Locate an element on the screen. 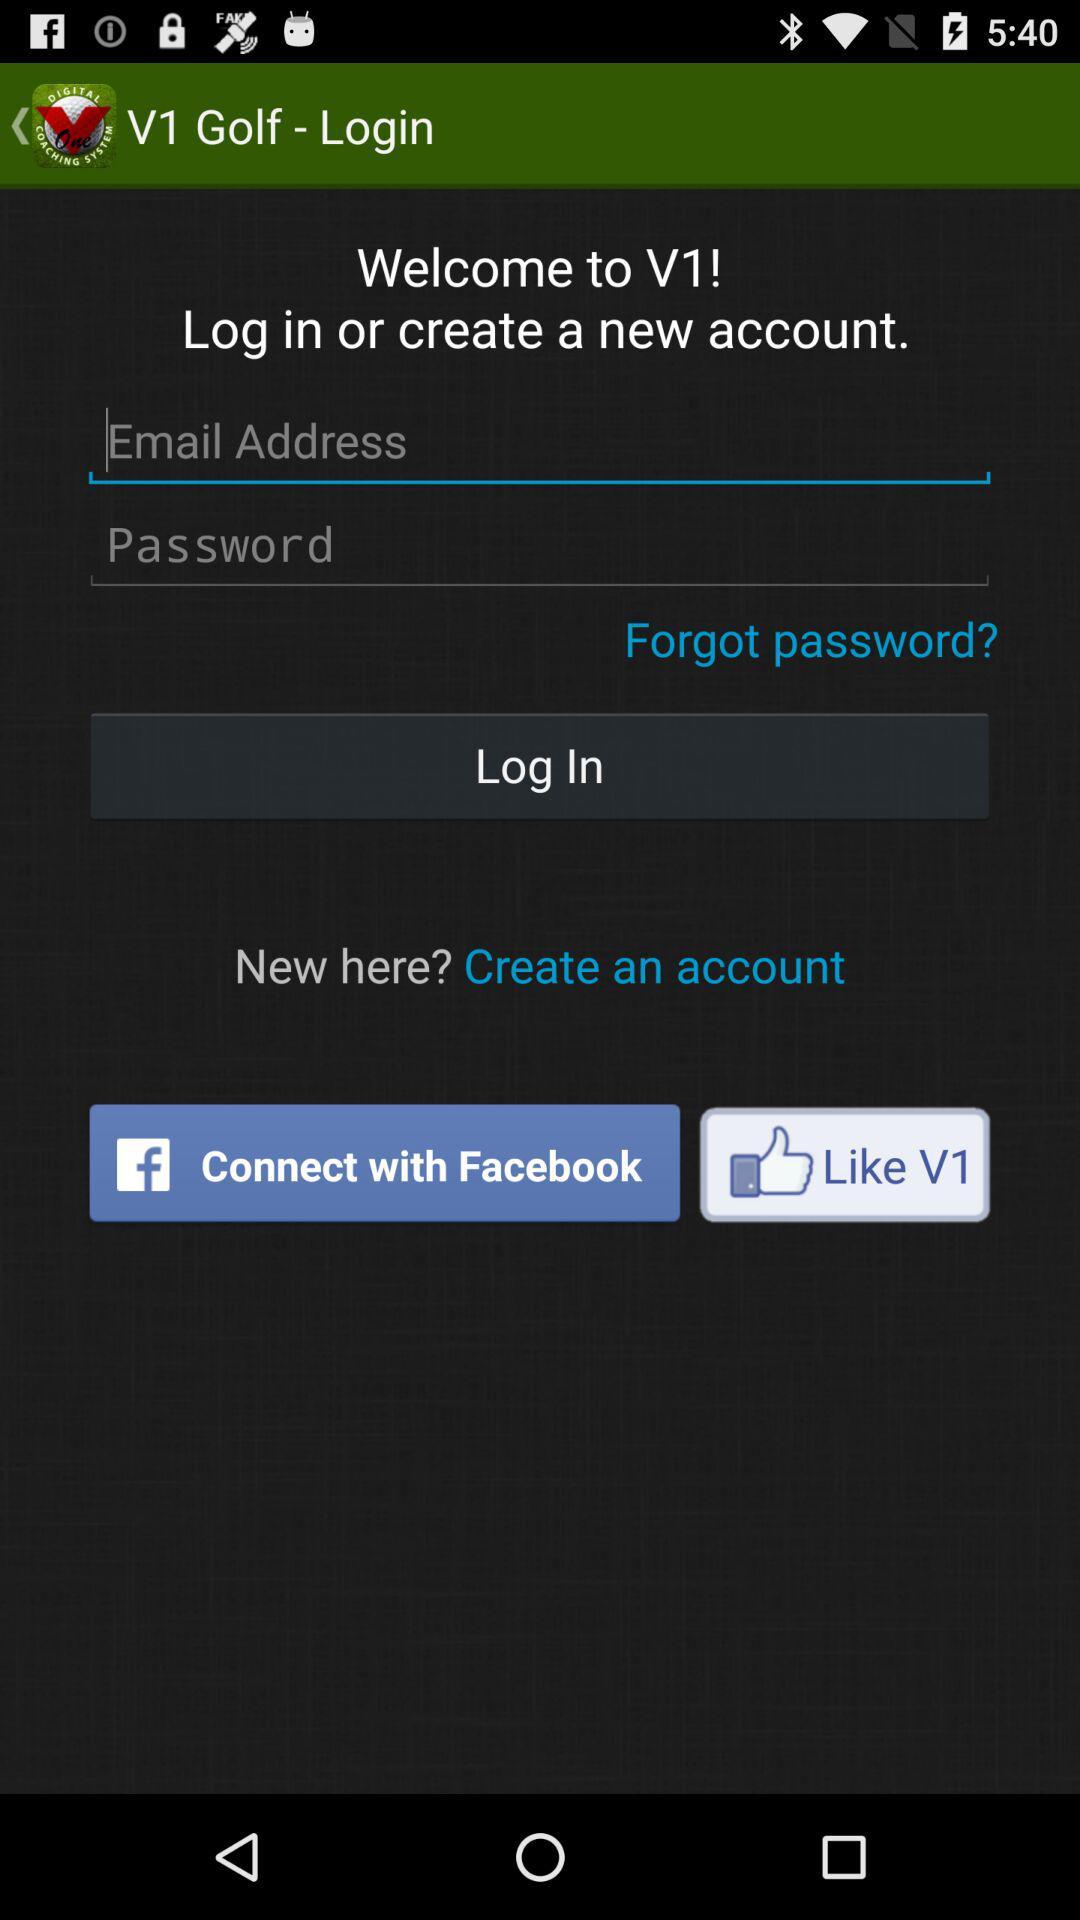 This screenshot has height=1920, width=1080. the connect with facebook is located at coordinates (384, 1164).